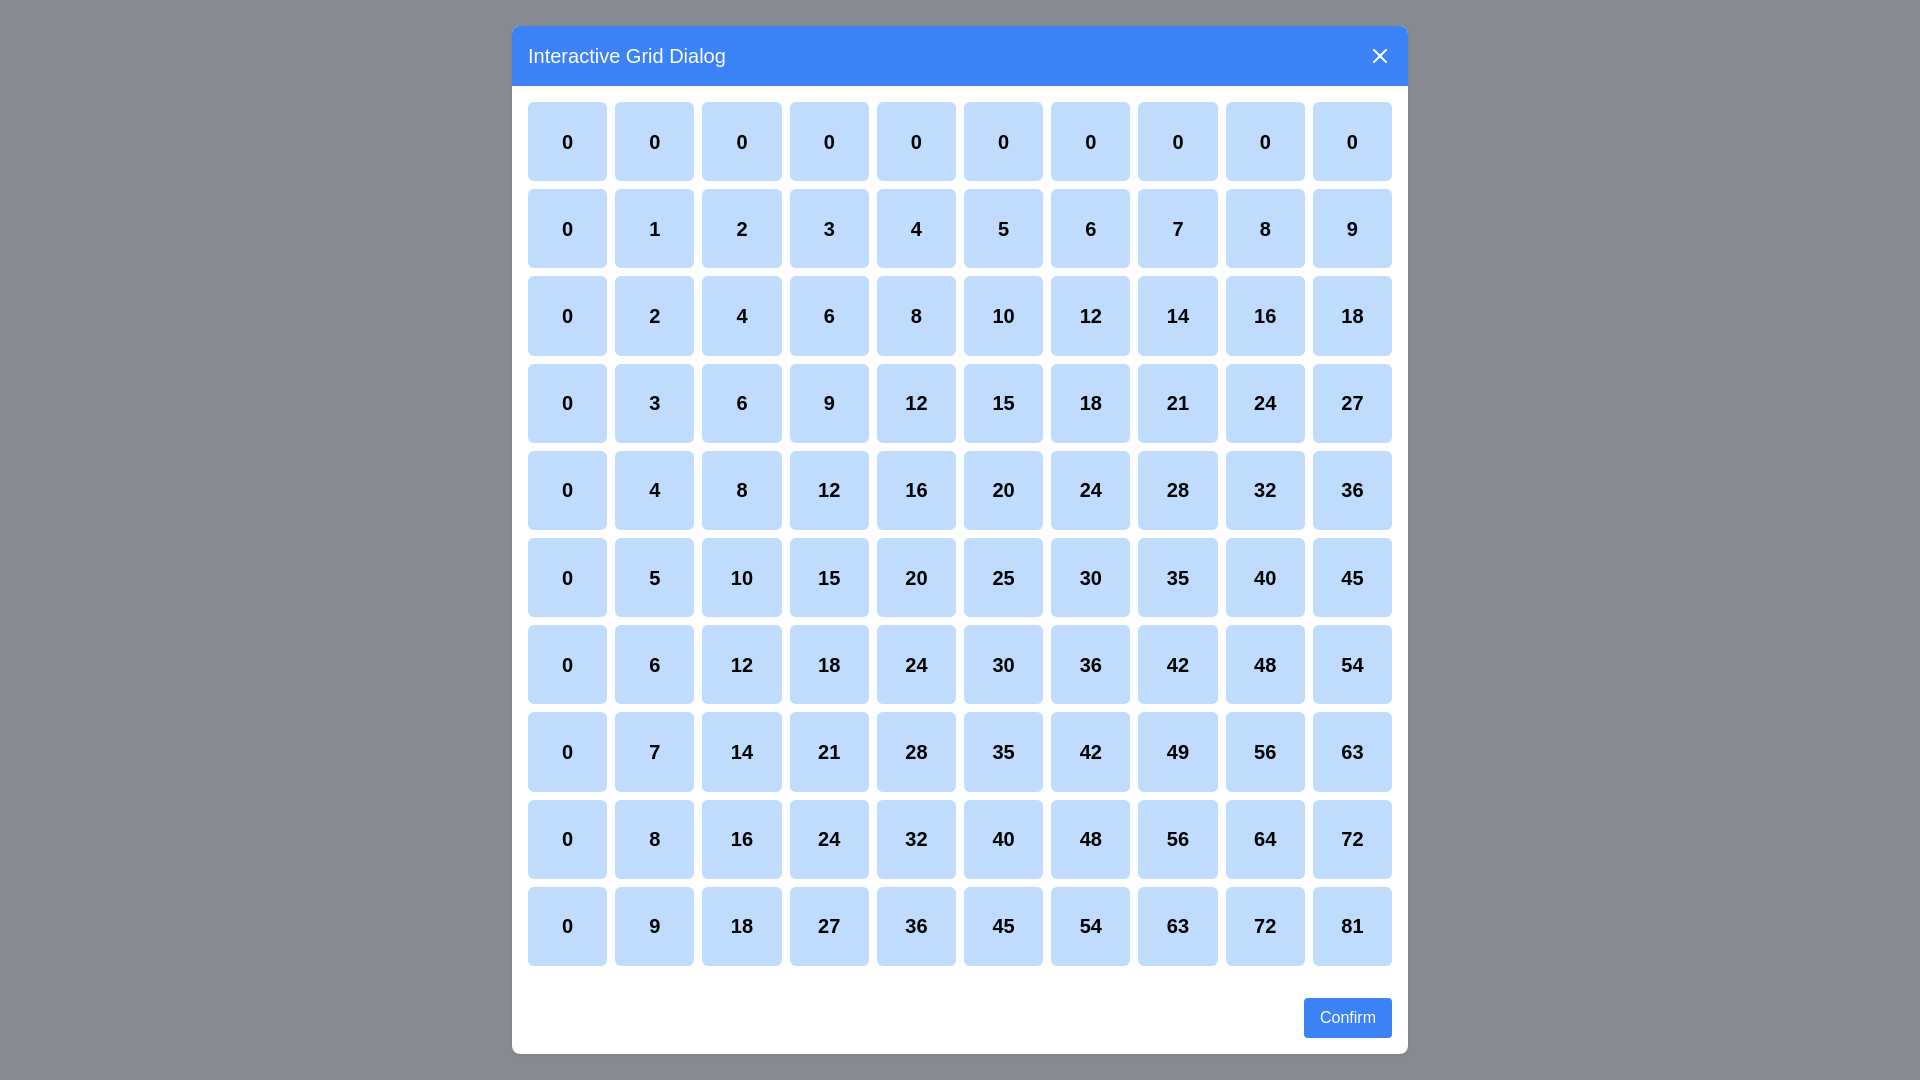 Image resolution: width=1920 pixels, height=1080 pixels. What do you see at coordinates (1348, 1018) in the screenshot?
I see `the 'Confirm' button to confirm the selection` at bounding box center [1348, 1018].